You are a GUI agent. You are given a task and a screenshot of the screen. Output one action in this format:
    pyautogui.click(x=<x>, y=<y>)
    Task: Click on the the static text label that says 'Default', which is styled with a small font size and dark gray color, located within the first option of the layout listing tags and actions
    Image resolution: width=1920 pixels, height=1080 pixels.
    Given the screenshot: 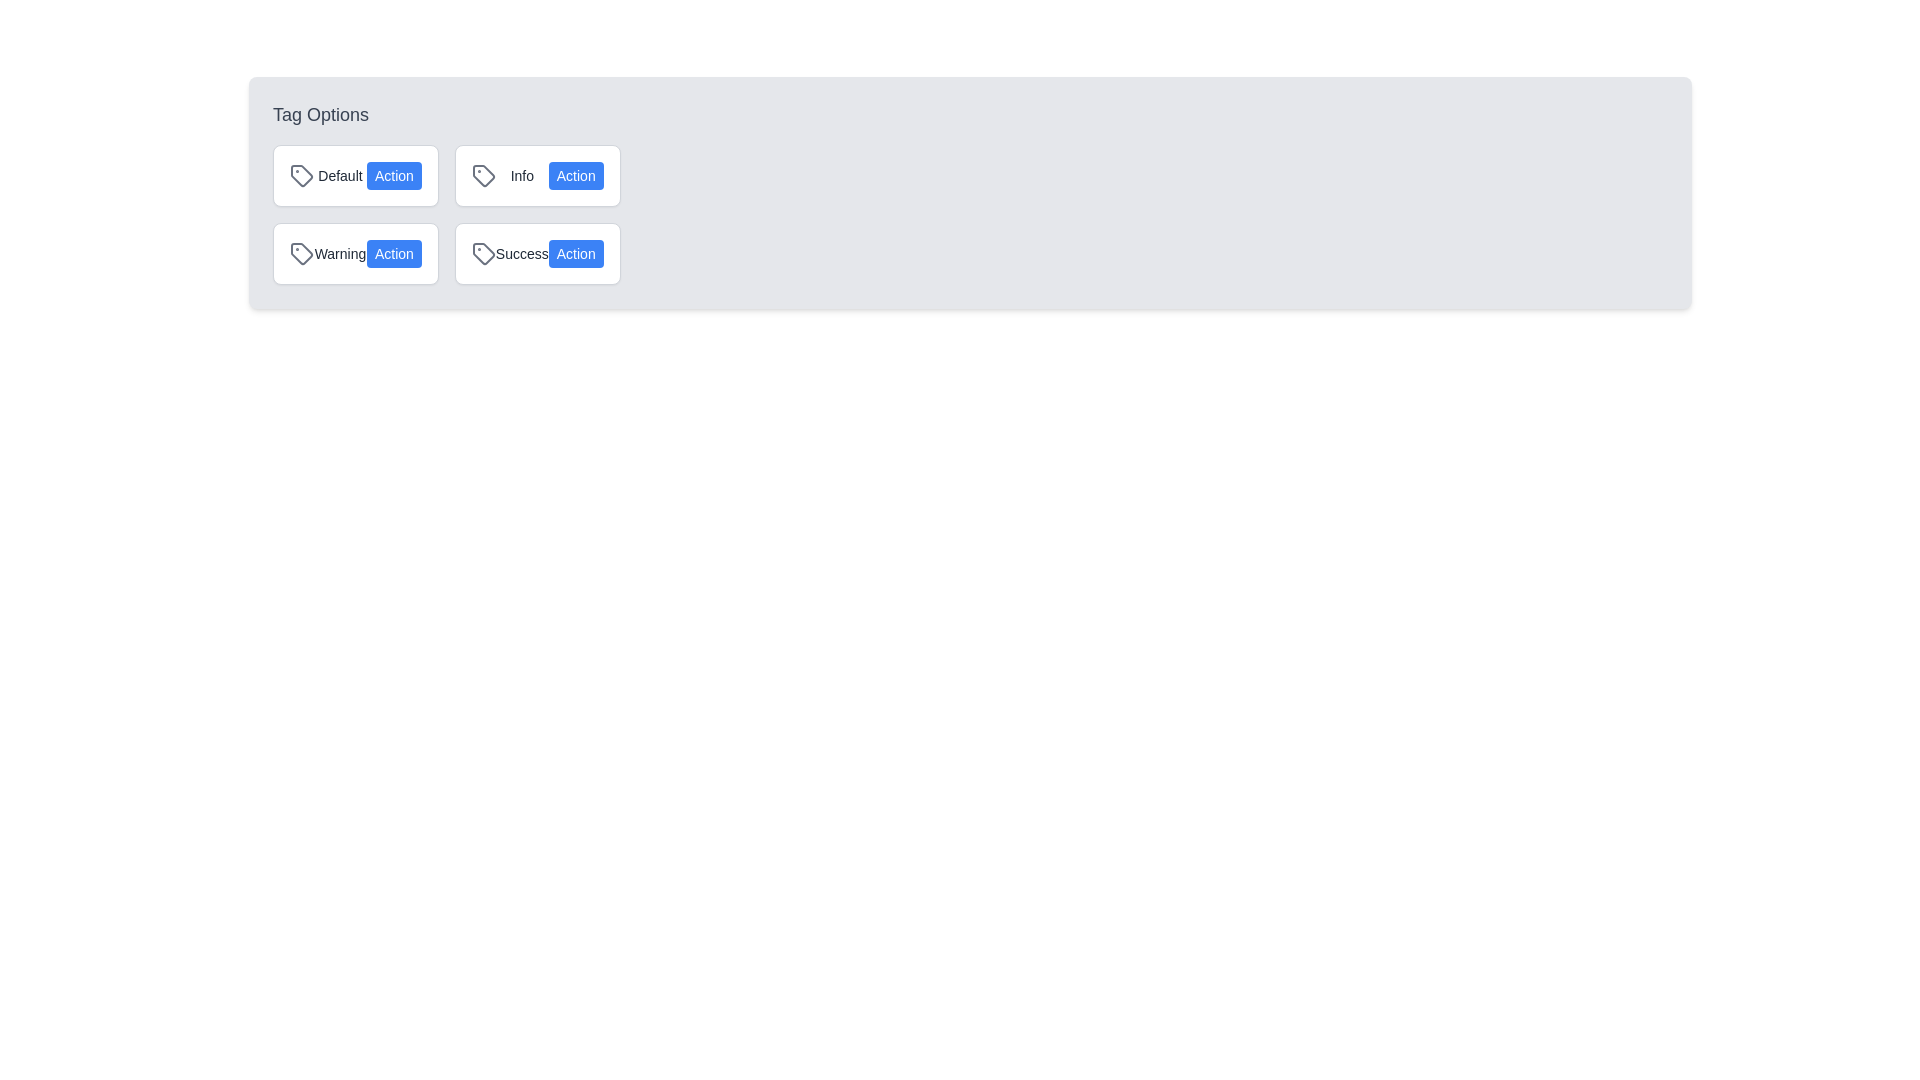 What is the action you would take?
    pyautogui.click(x=340, y=175)
    